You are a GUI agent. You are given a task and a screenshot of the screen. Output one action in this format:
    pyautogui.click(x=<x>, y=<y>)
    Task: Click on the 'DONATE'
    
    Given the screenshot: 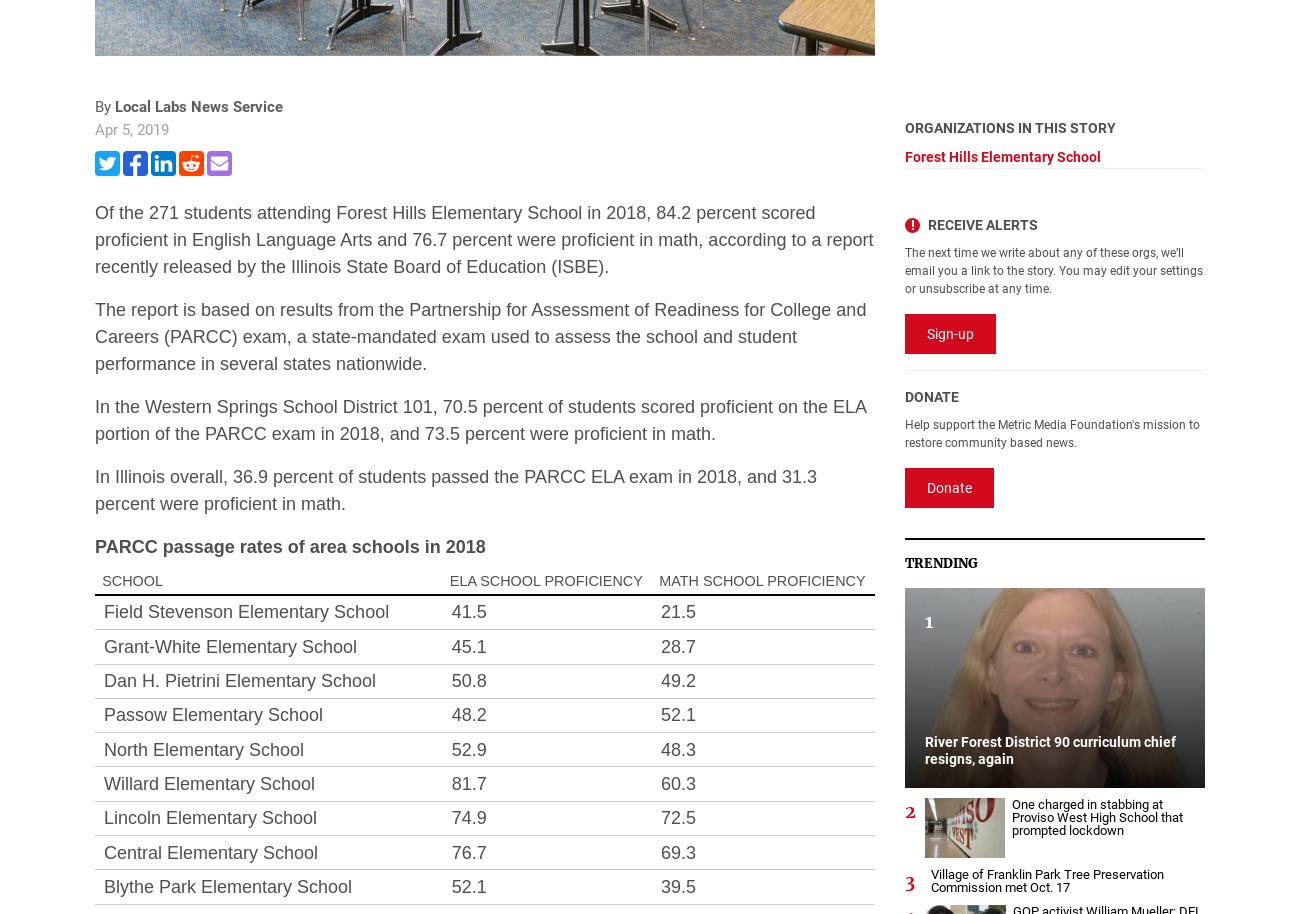 What is the action you would take?
    pyautogui.click(x=931, y=397)
    